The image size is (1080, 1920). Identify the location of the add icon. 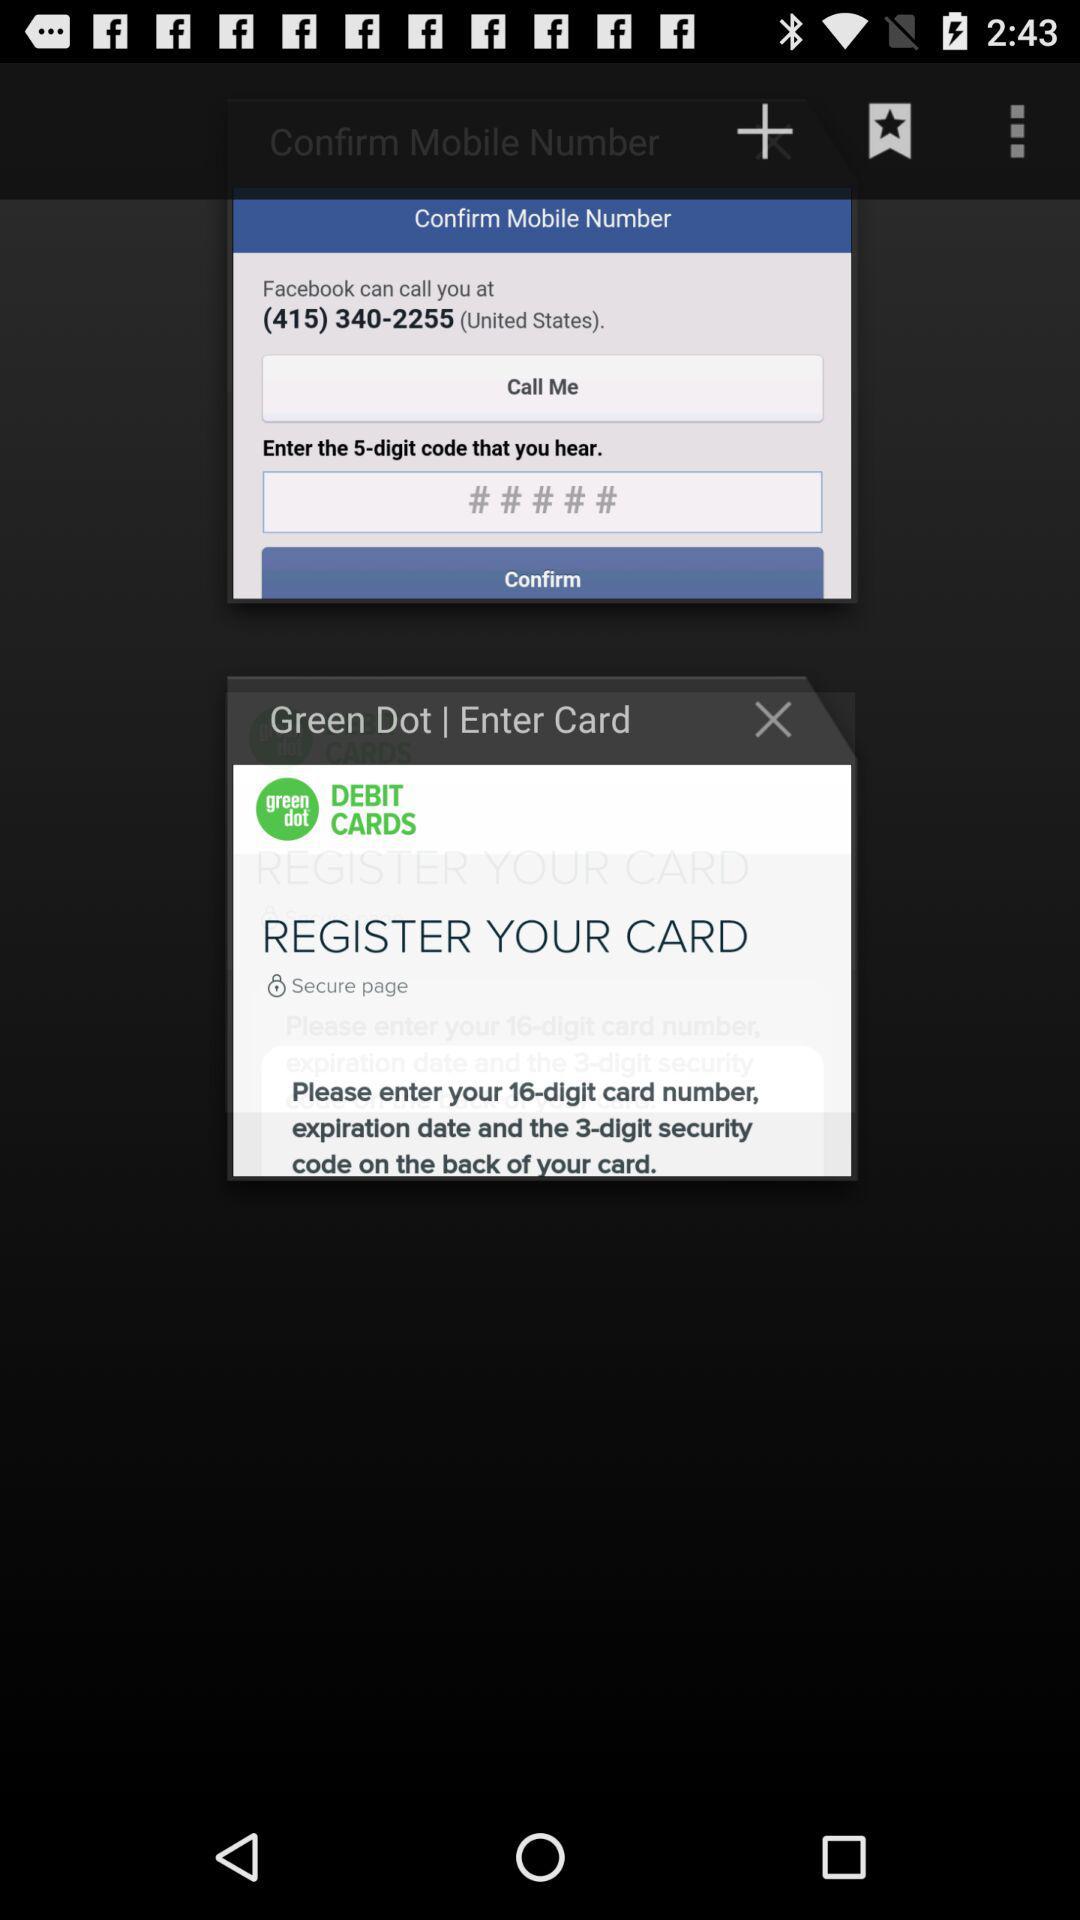
(764, 130).